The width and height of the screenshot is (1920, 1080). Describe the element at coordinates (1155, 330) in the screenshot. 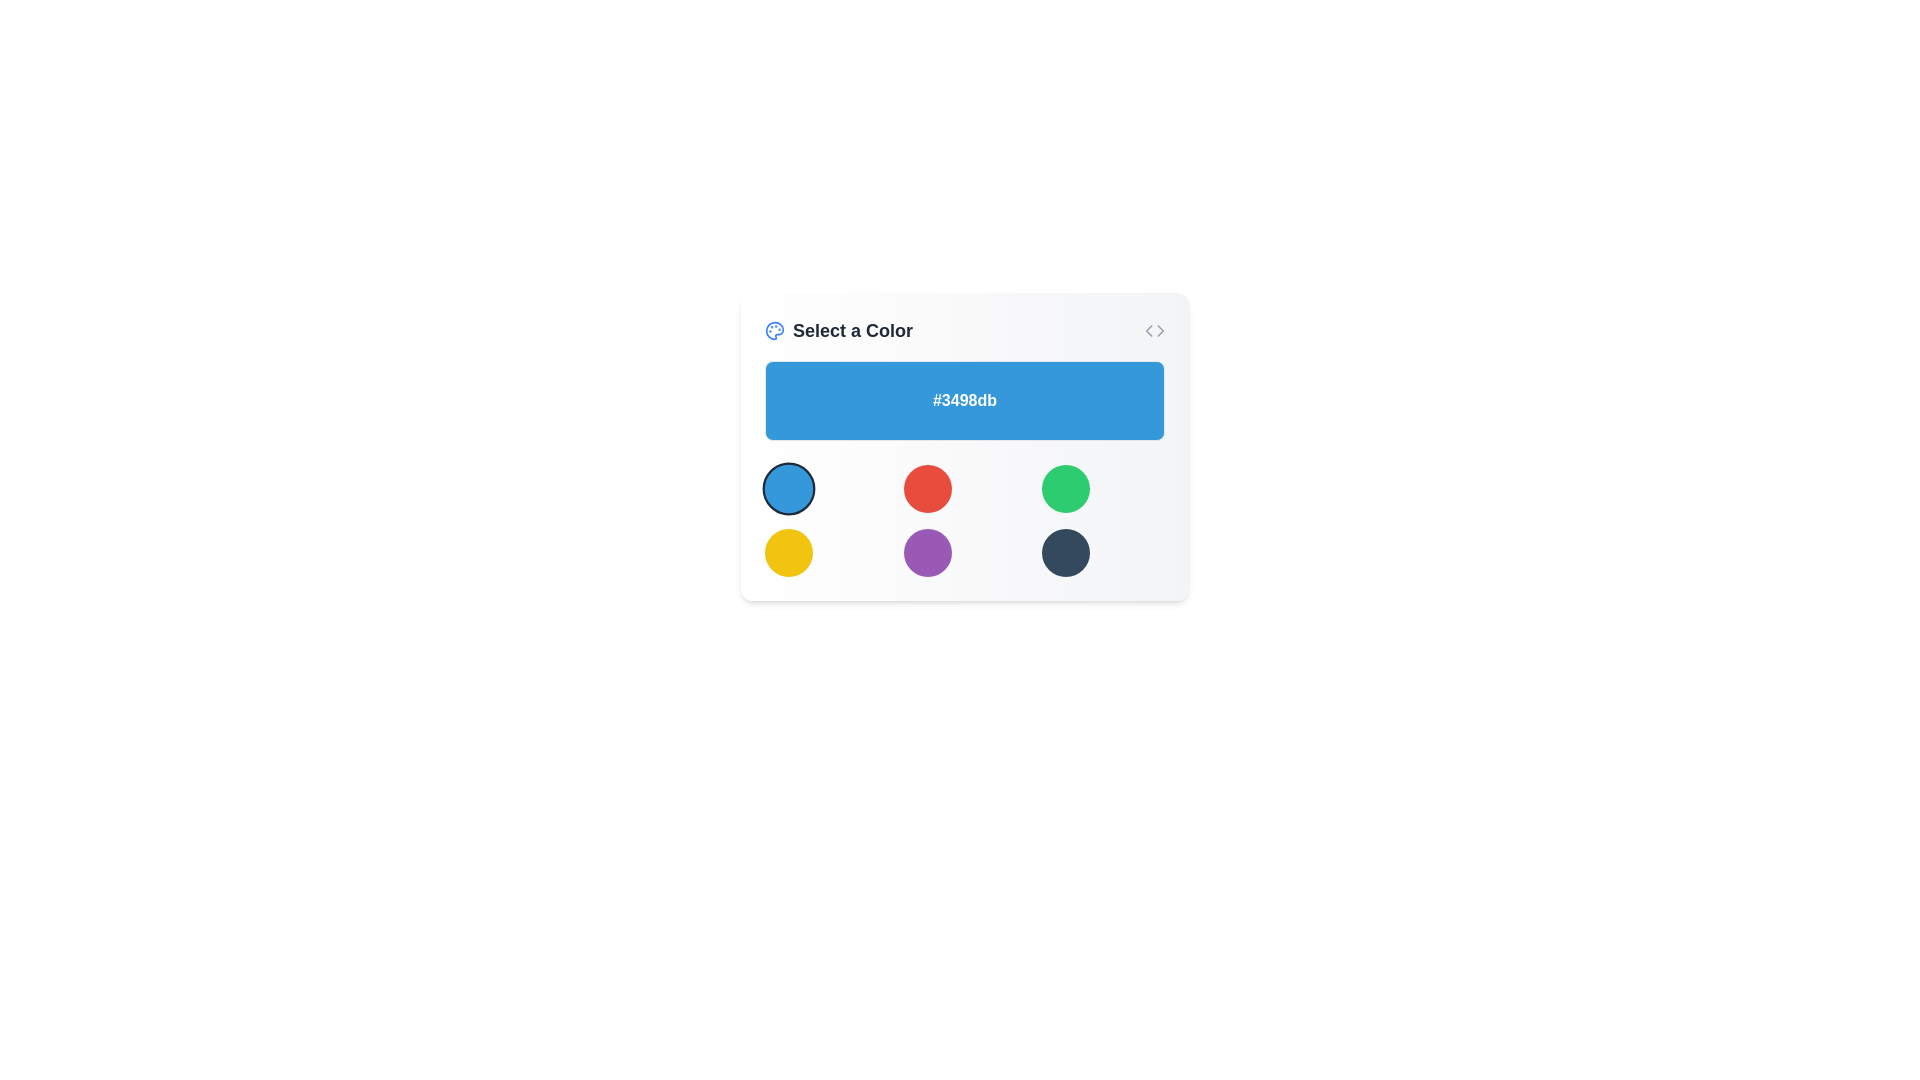

I see `the small gray decorative icon resembling code or chevrons located at the far right side of the header section of the 'Select a Color' panel` at that location.